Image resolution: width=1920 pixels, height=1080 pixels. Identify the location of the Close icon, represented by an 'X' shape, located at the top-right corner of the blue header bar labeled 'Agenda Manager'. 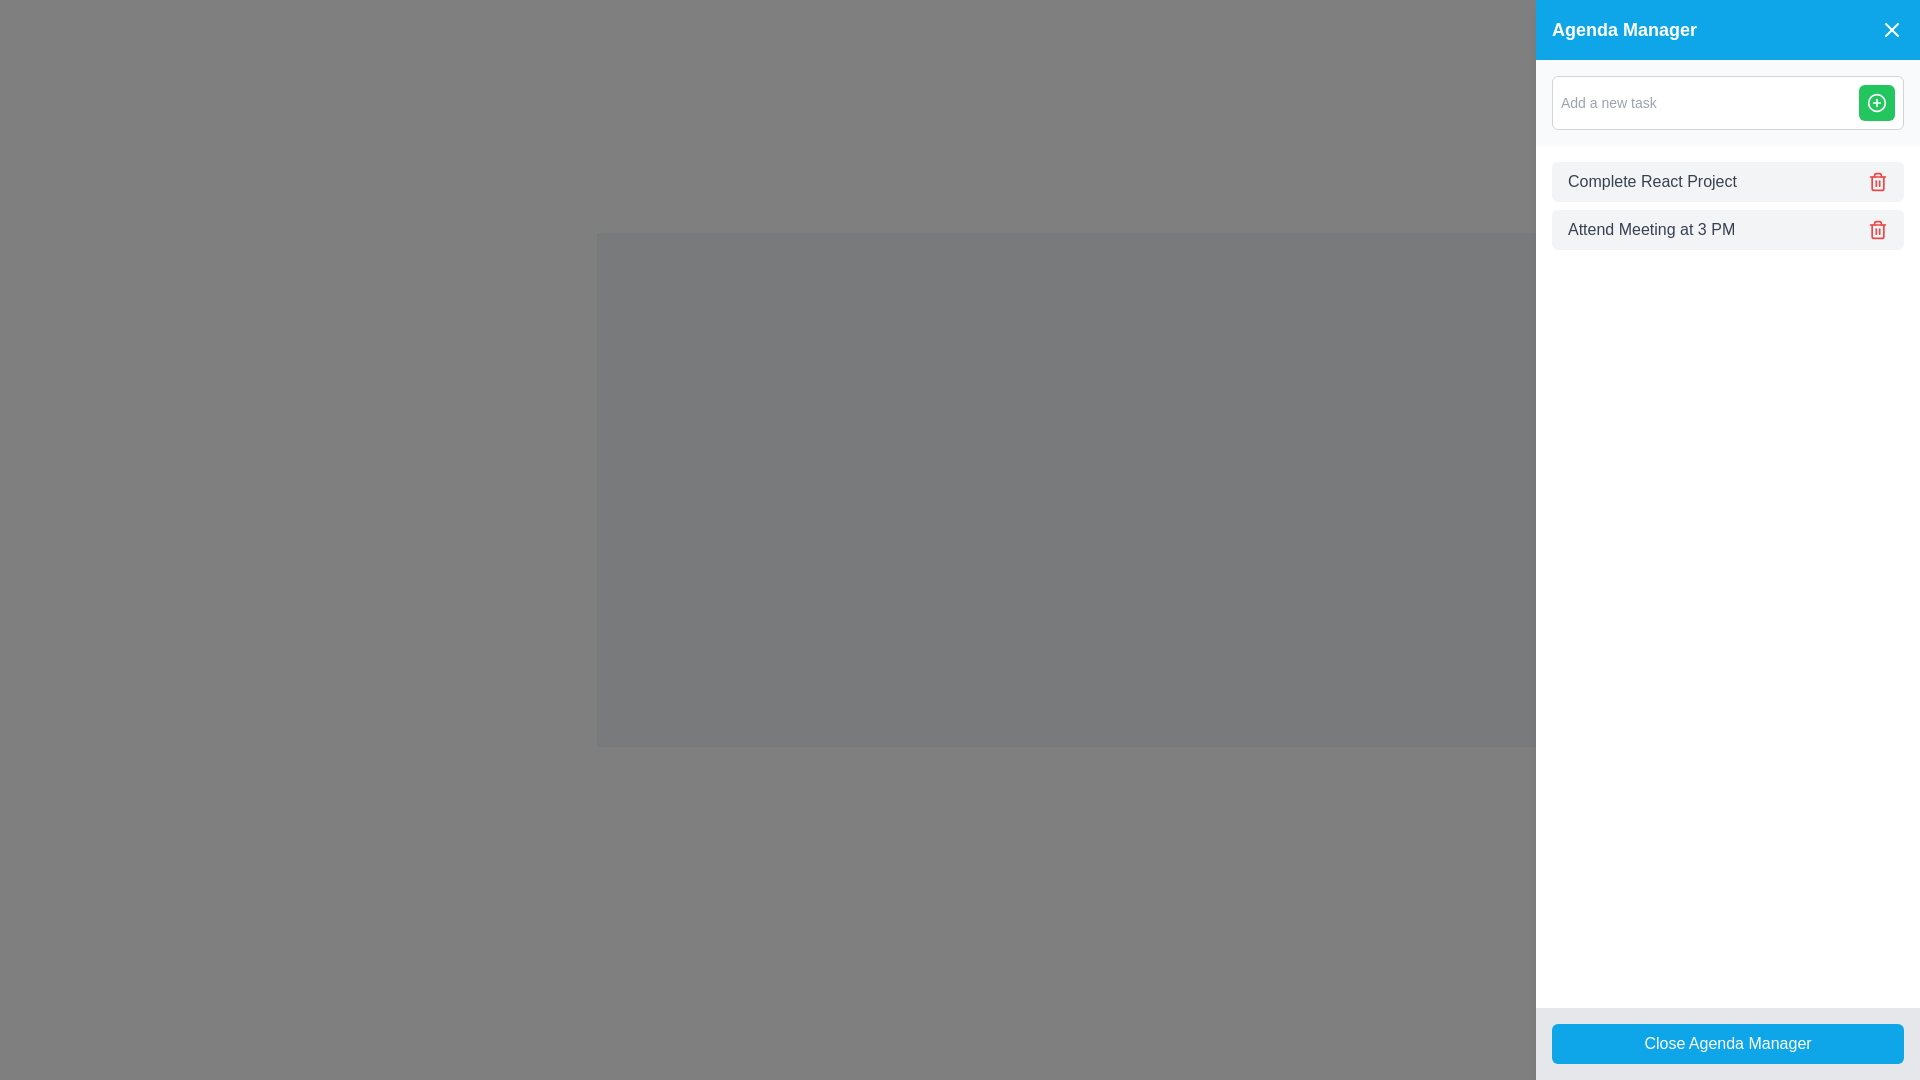
(1890, 30).